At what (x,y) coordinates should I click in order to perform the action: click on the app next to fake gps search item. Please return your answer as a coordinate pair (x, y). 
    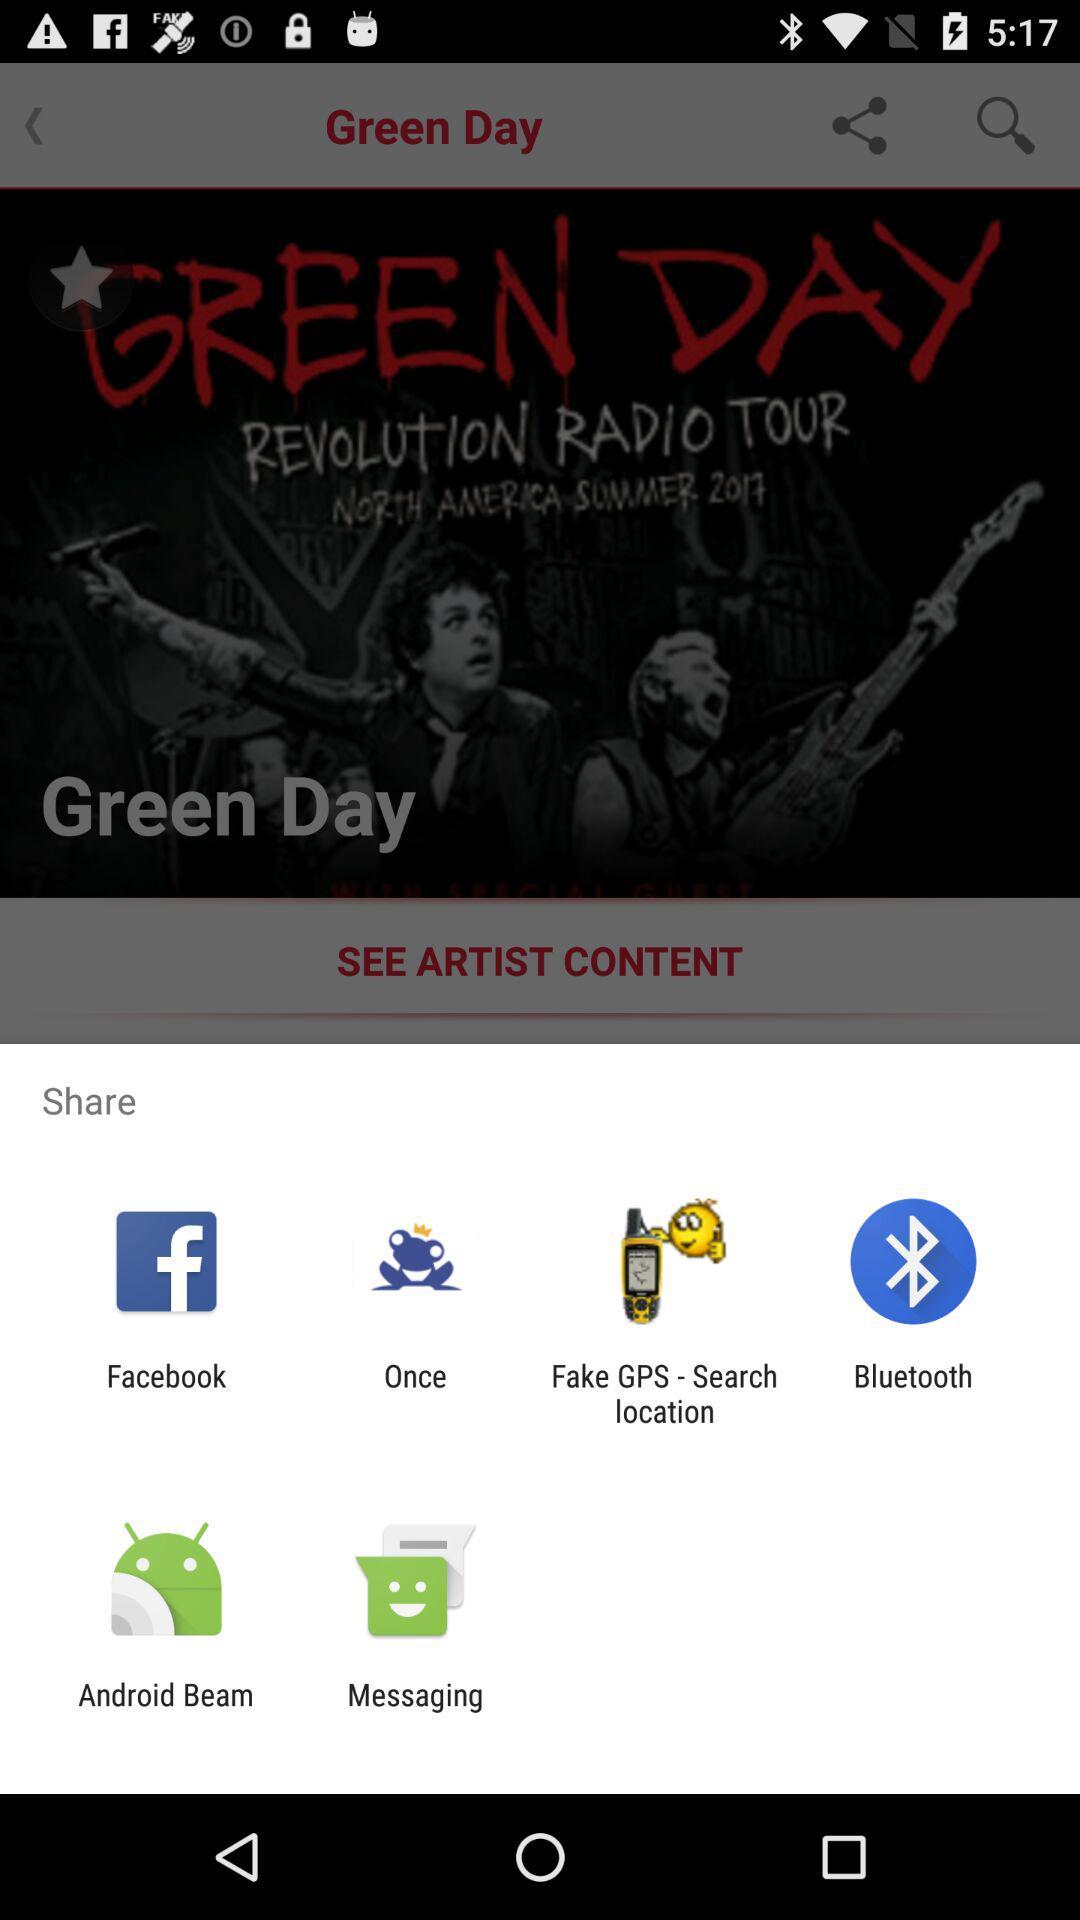
    Looking at the image, I should click on (913, 1392).